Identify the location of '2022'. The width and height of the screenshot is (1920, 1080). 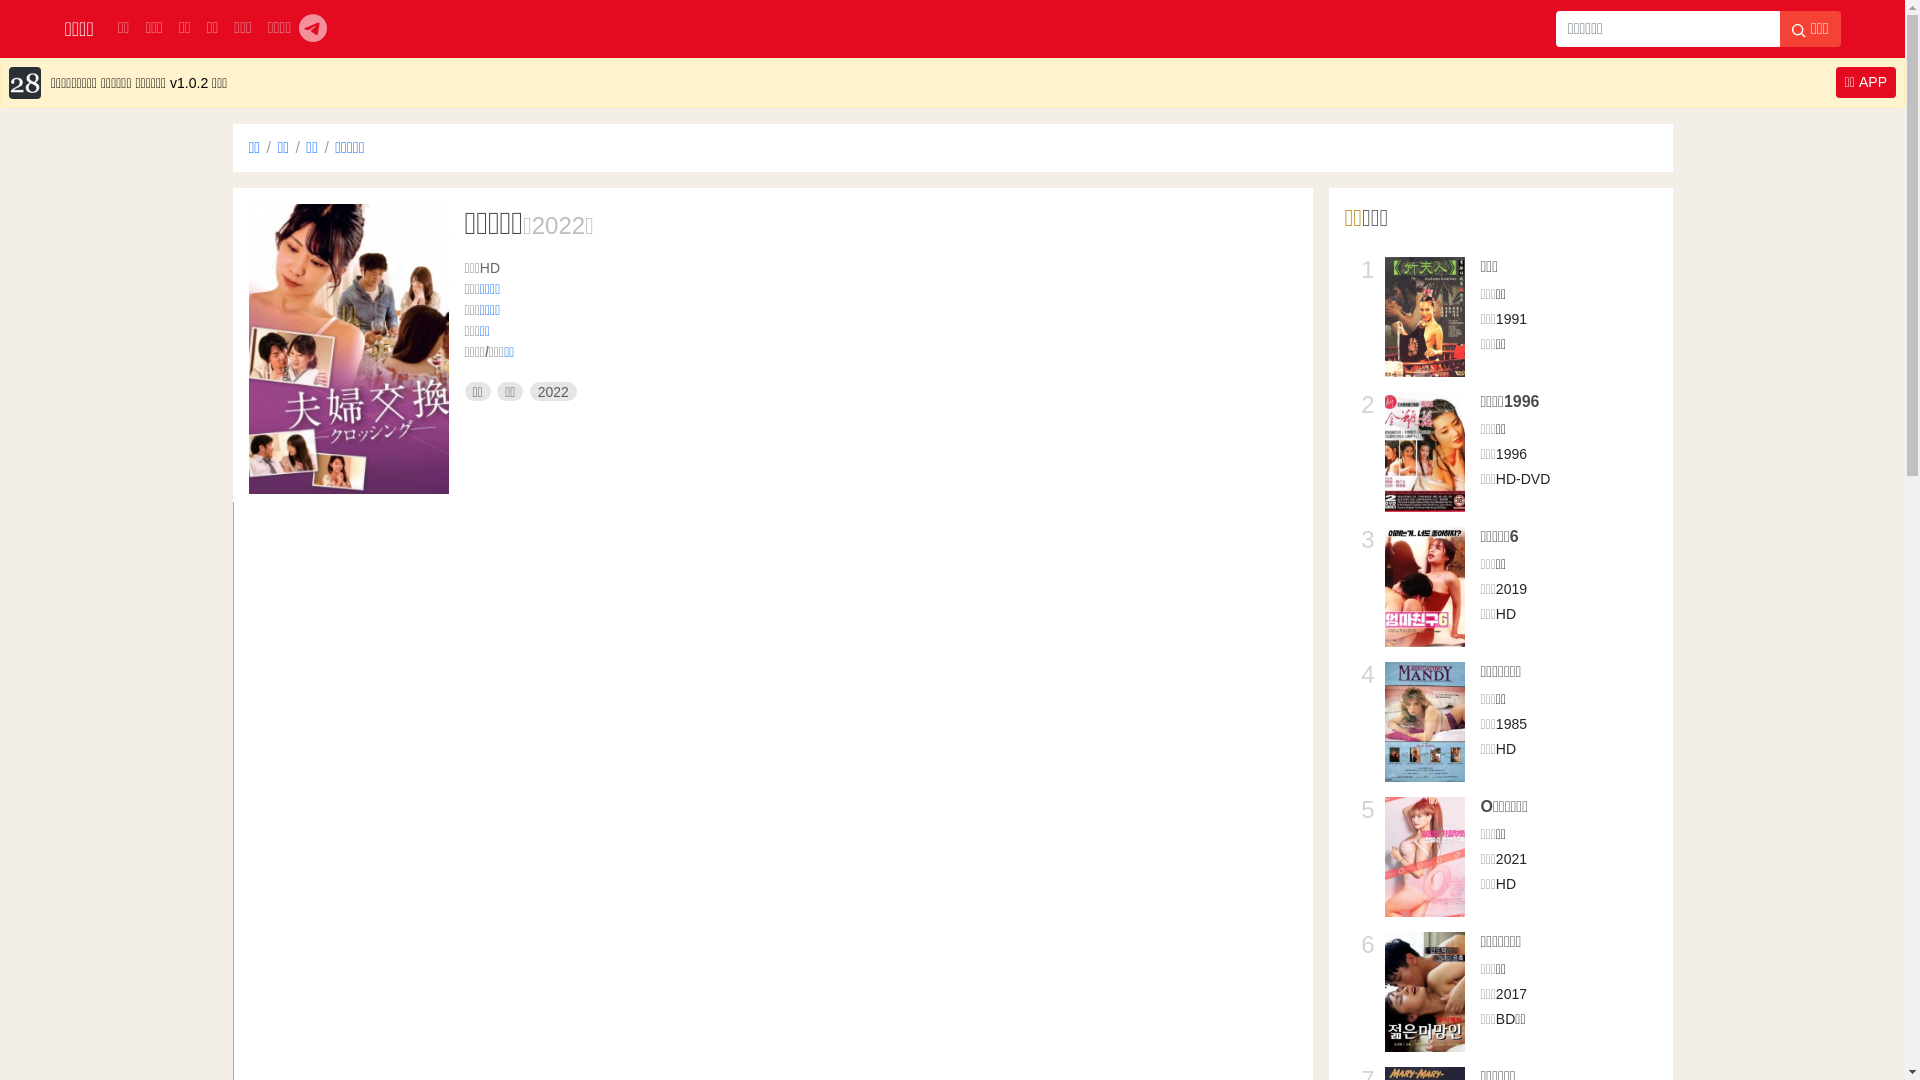
(558, 225).